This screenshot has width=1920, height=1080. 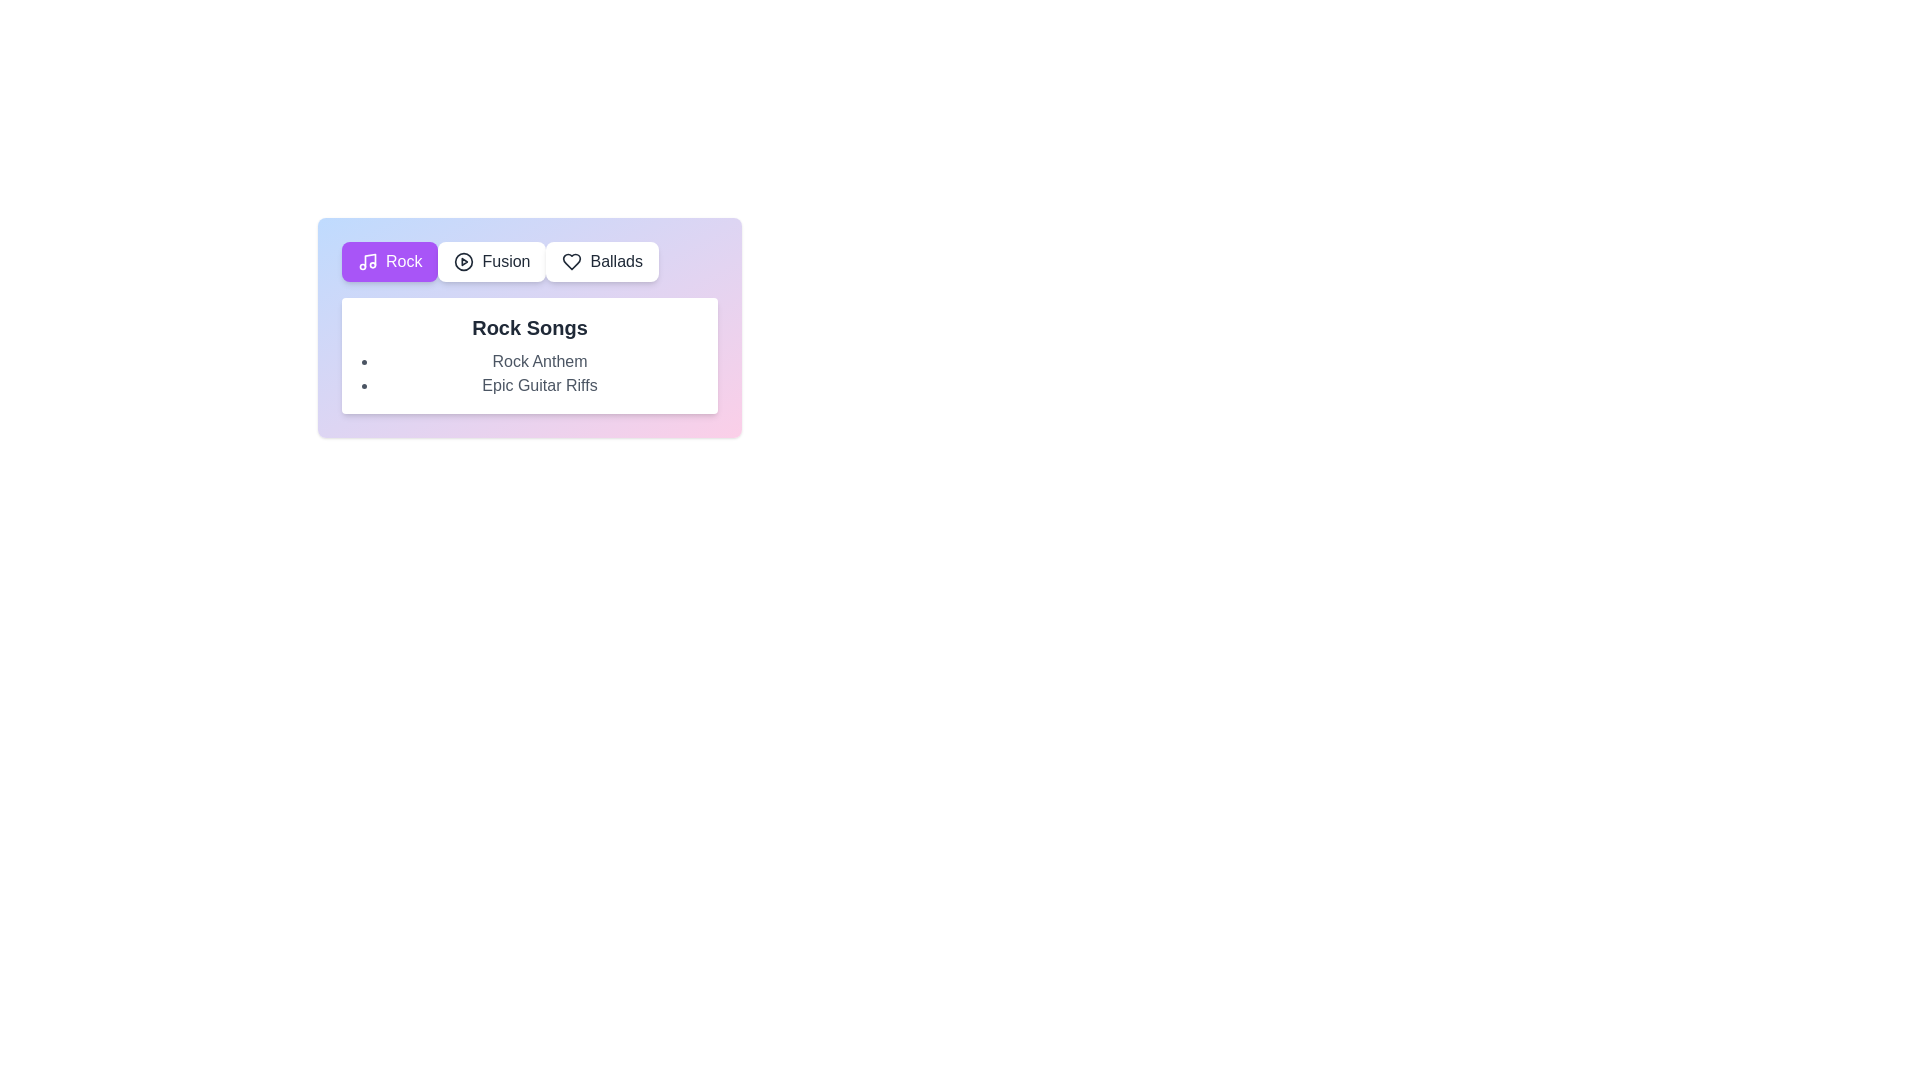 What do you see at coordinates (491, 261) in the screenshot?
I see `the genre tab labeled Fusion to view its songs` at bounding box center [491, 261].